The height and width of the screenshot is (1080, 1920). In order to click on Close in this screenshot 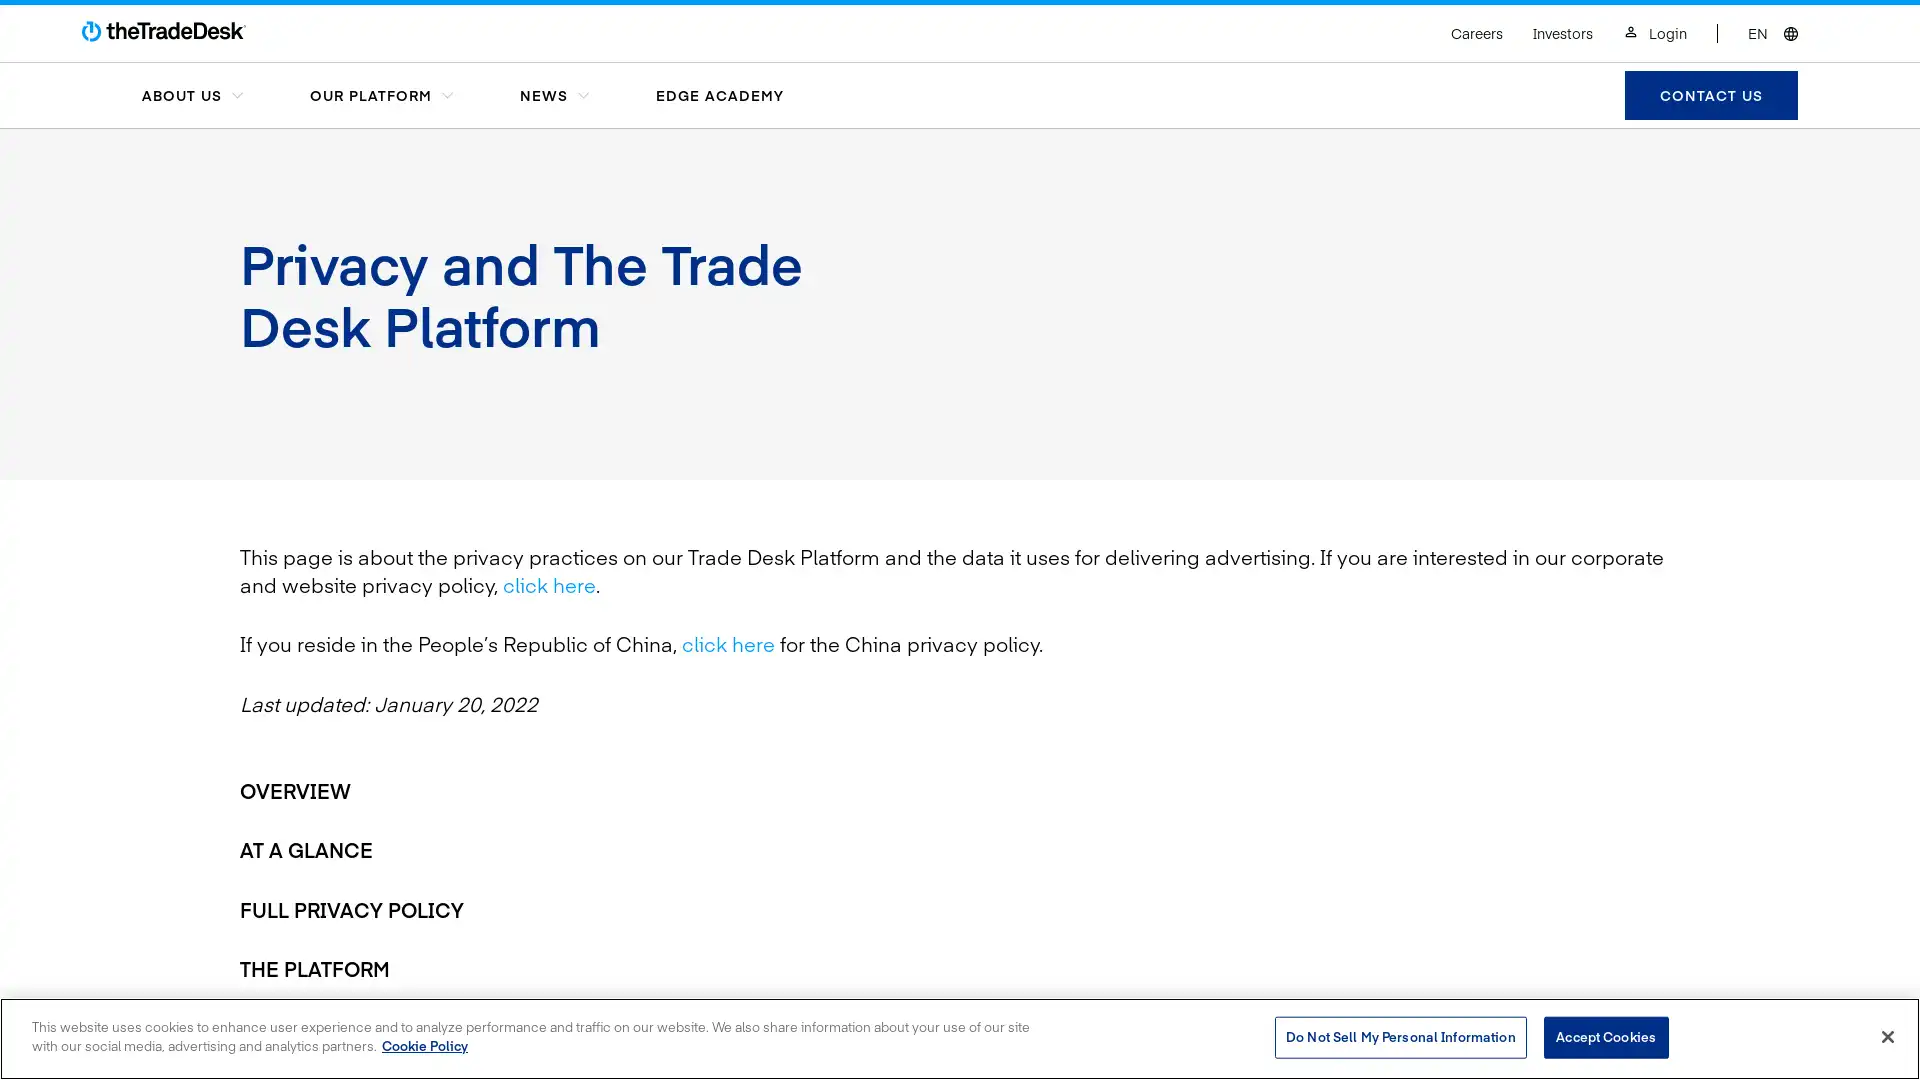, I will do `click(1886, 1035)`.